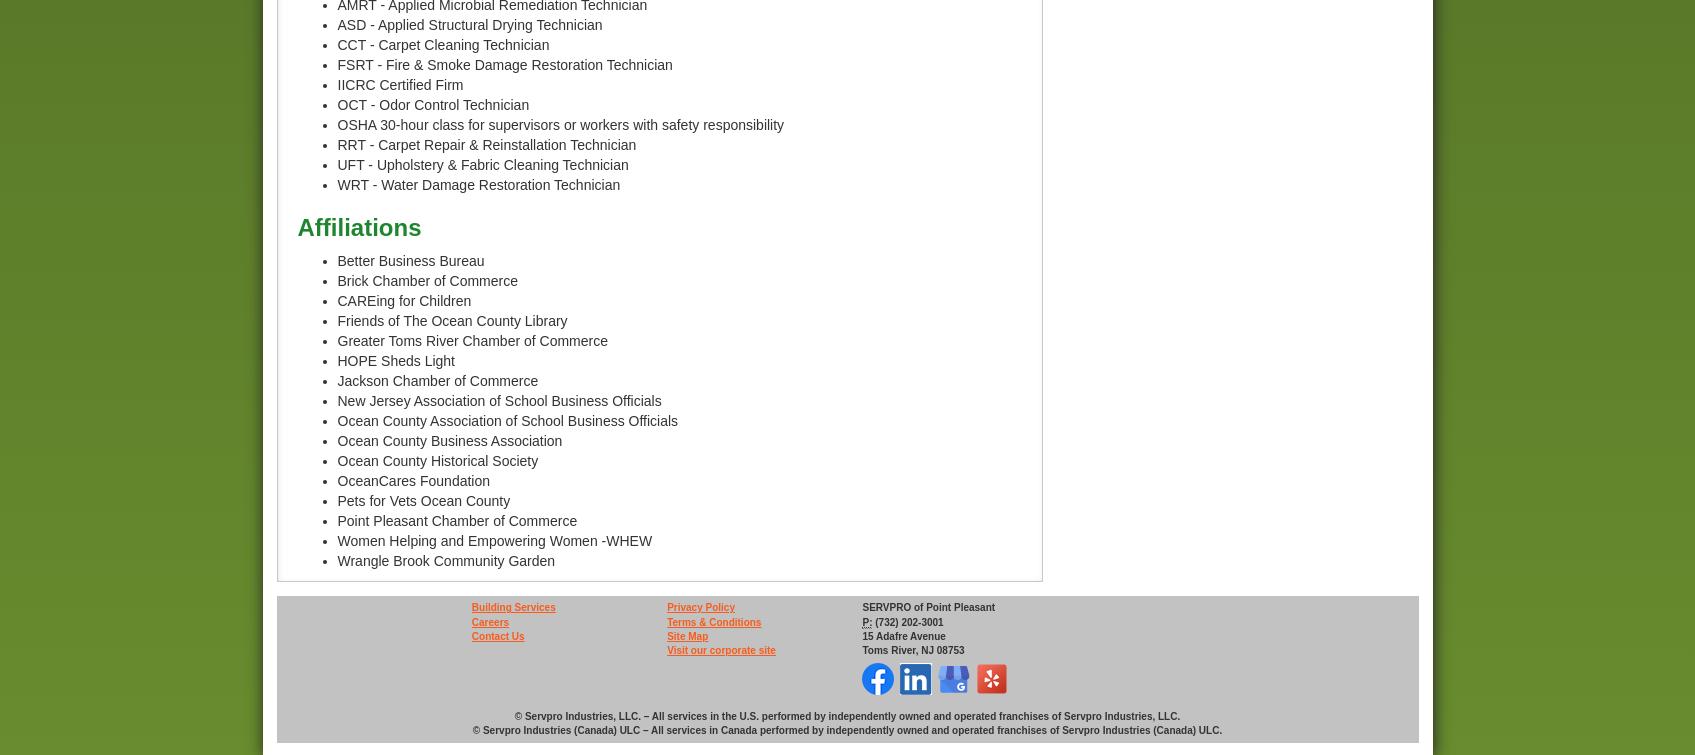 The height and width of the screenshot is (755, 1695). I want to click on 'HOPE Sheds Light', so click(395, 360).